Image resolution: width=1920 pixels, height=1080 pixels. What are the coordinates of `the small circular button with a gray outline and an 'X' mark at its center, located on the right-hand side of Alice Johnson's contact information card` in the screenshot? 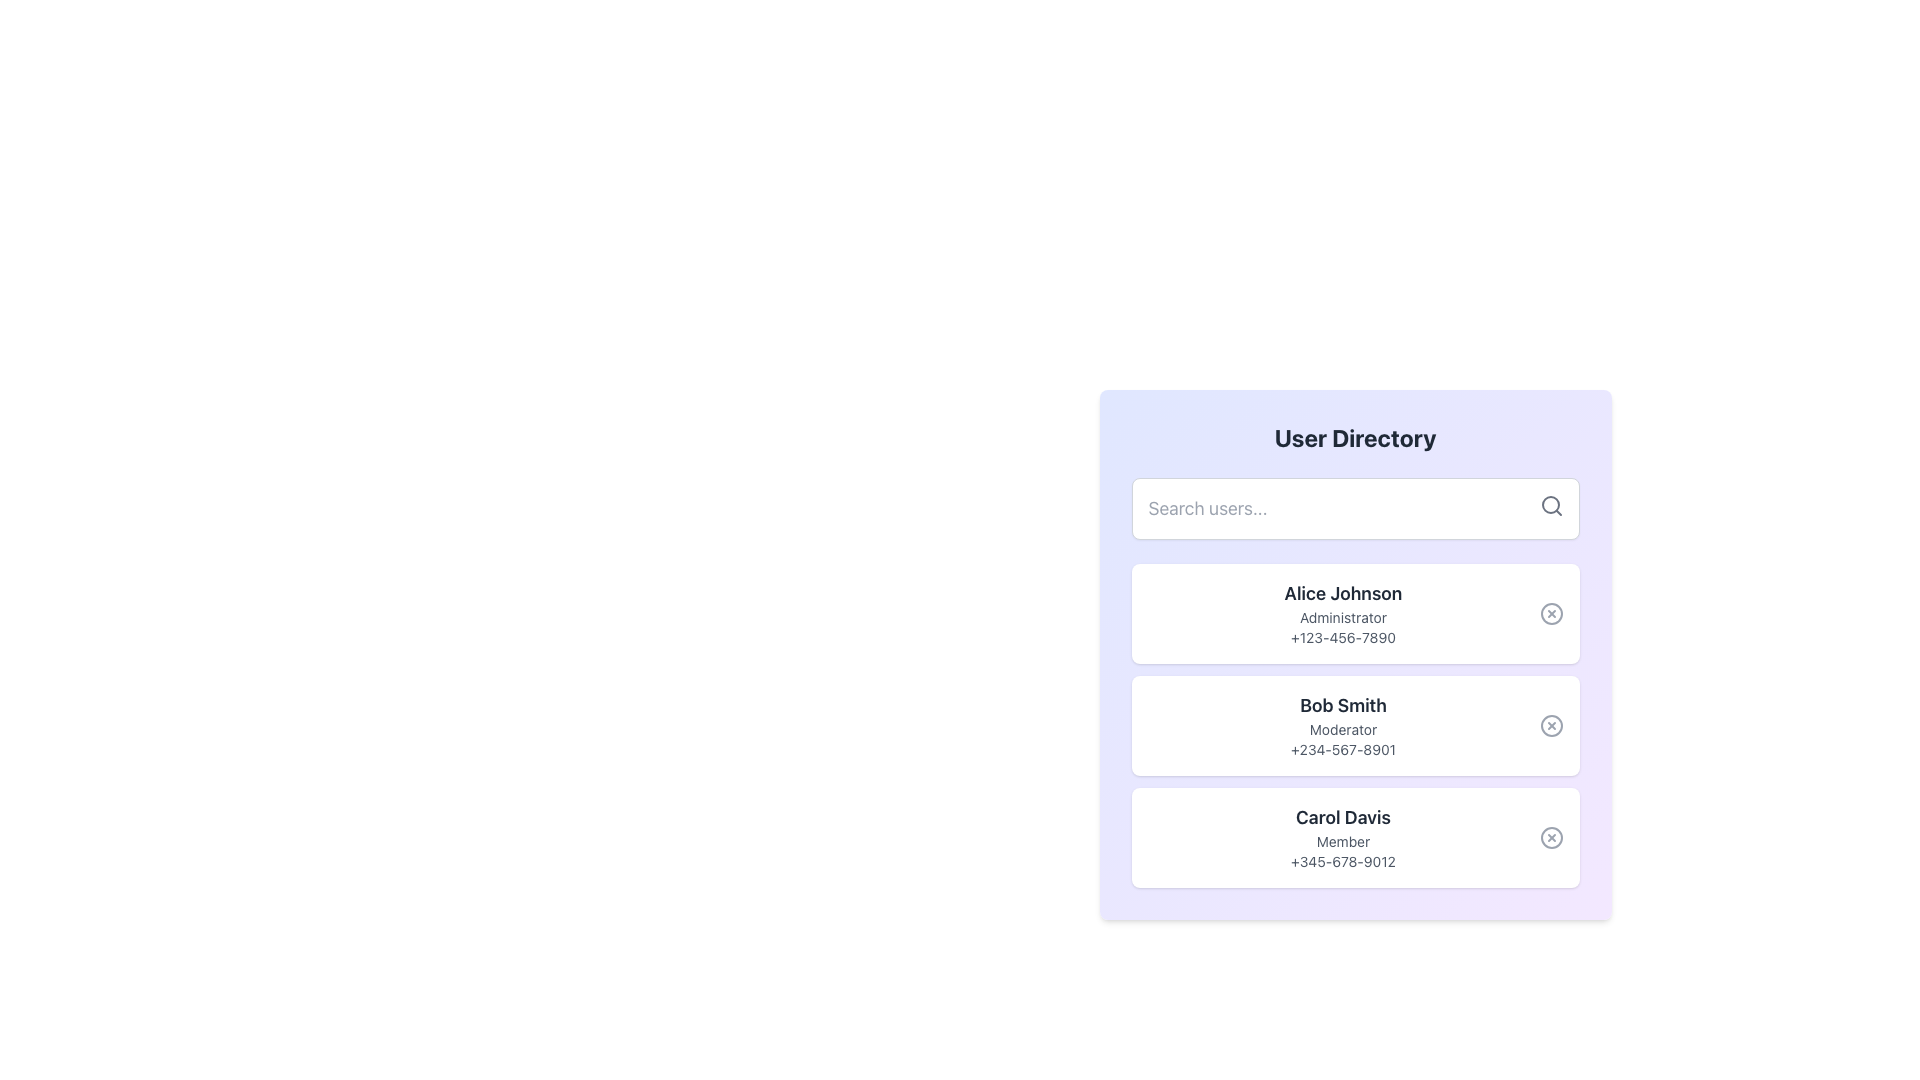 It's located at (1550, 612).